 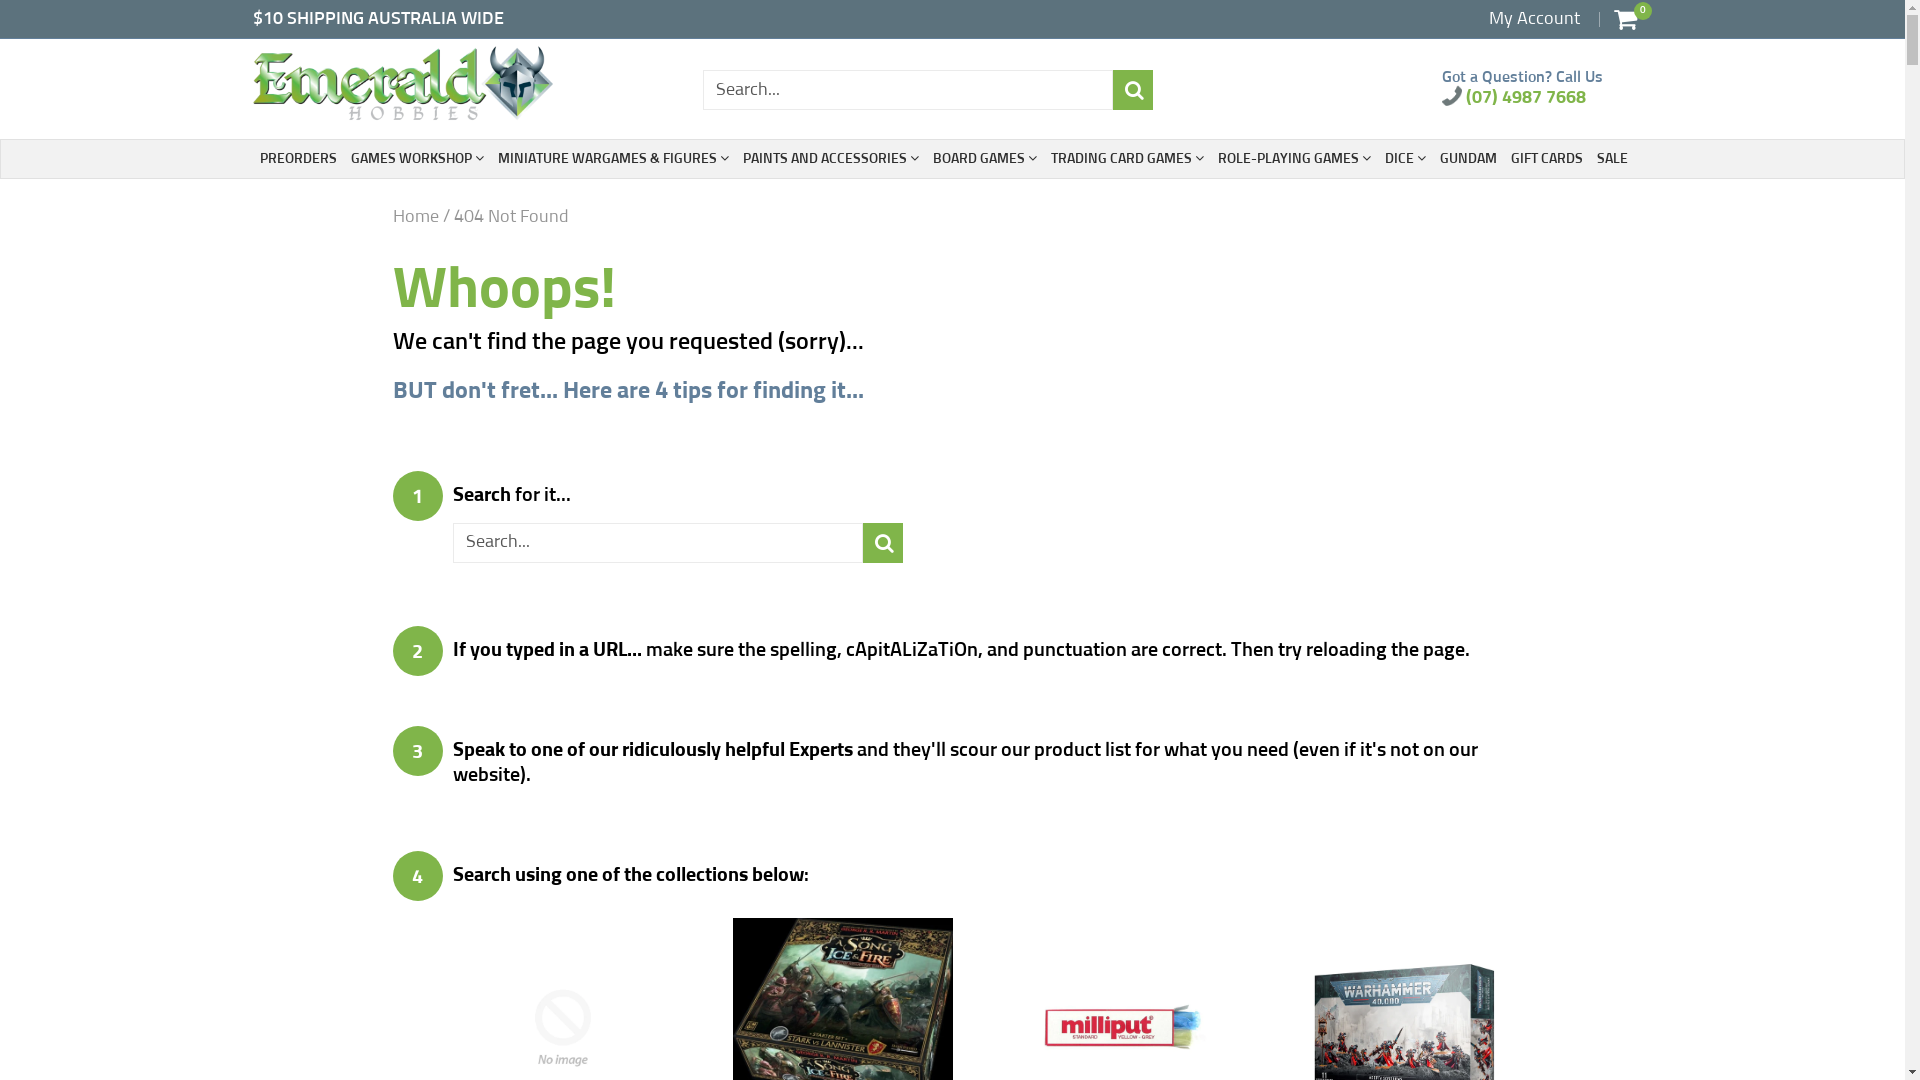 What do you see at coordinates (415, 157) in the screenshot?
I see `'GAMES WORKSHOP'` at bounding box center [415, 157].